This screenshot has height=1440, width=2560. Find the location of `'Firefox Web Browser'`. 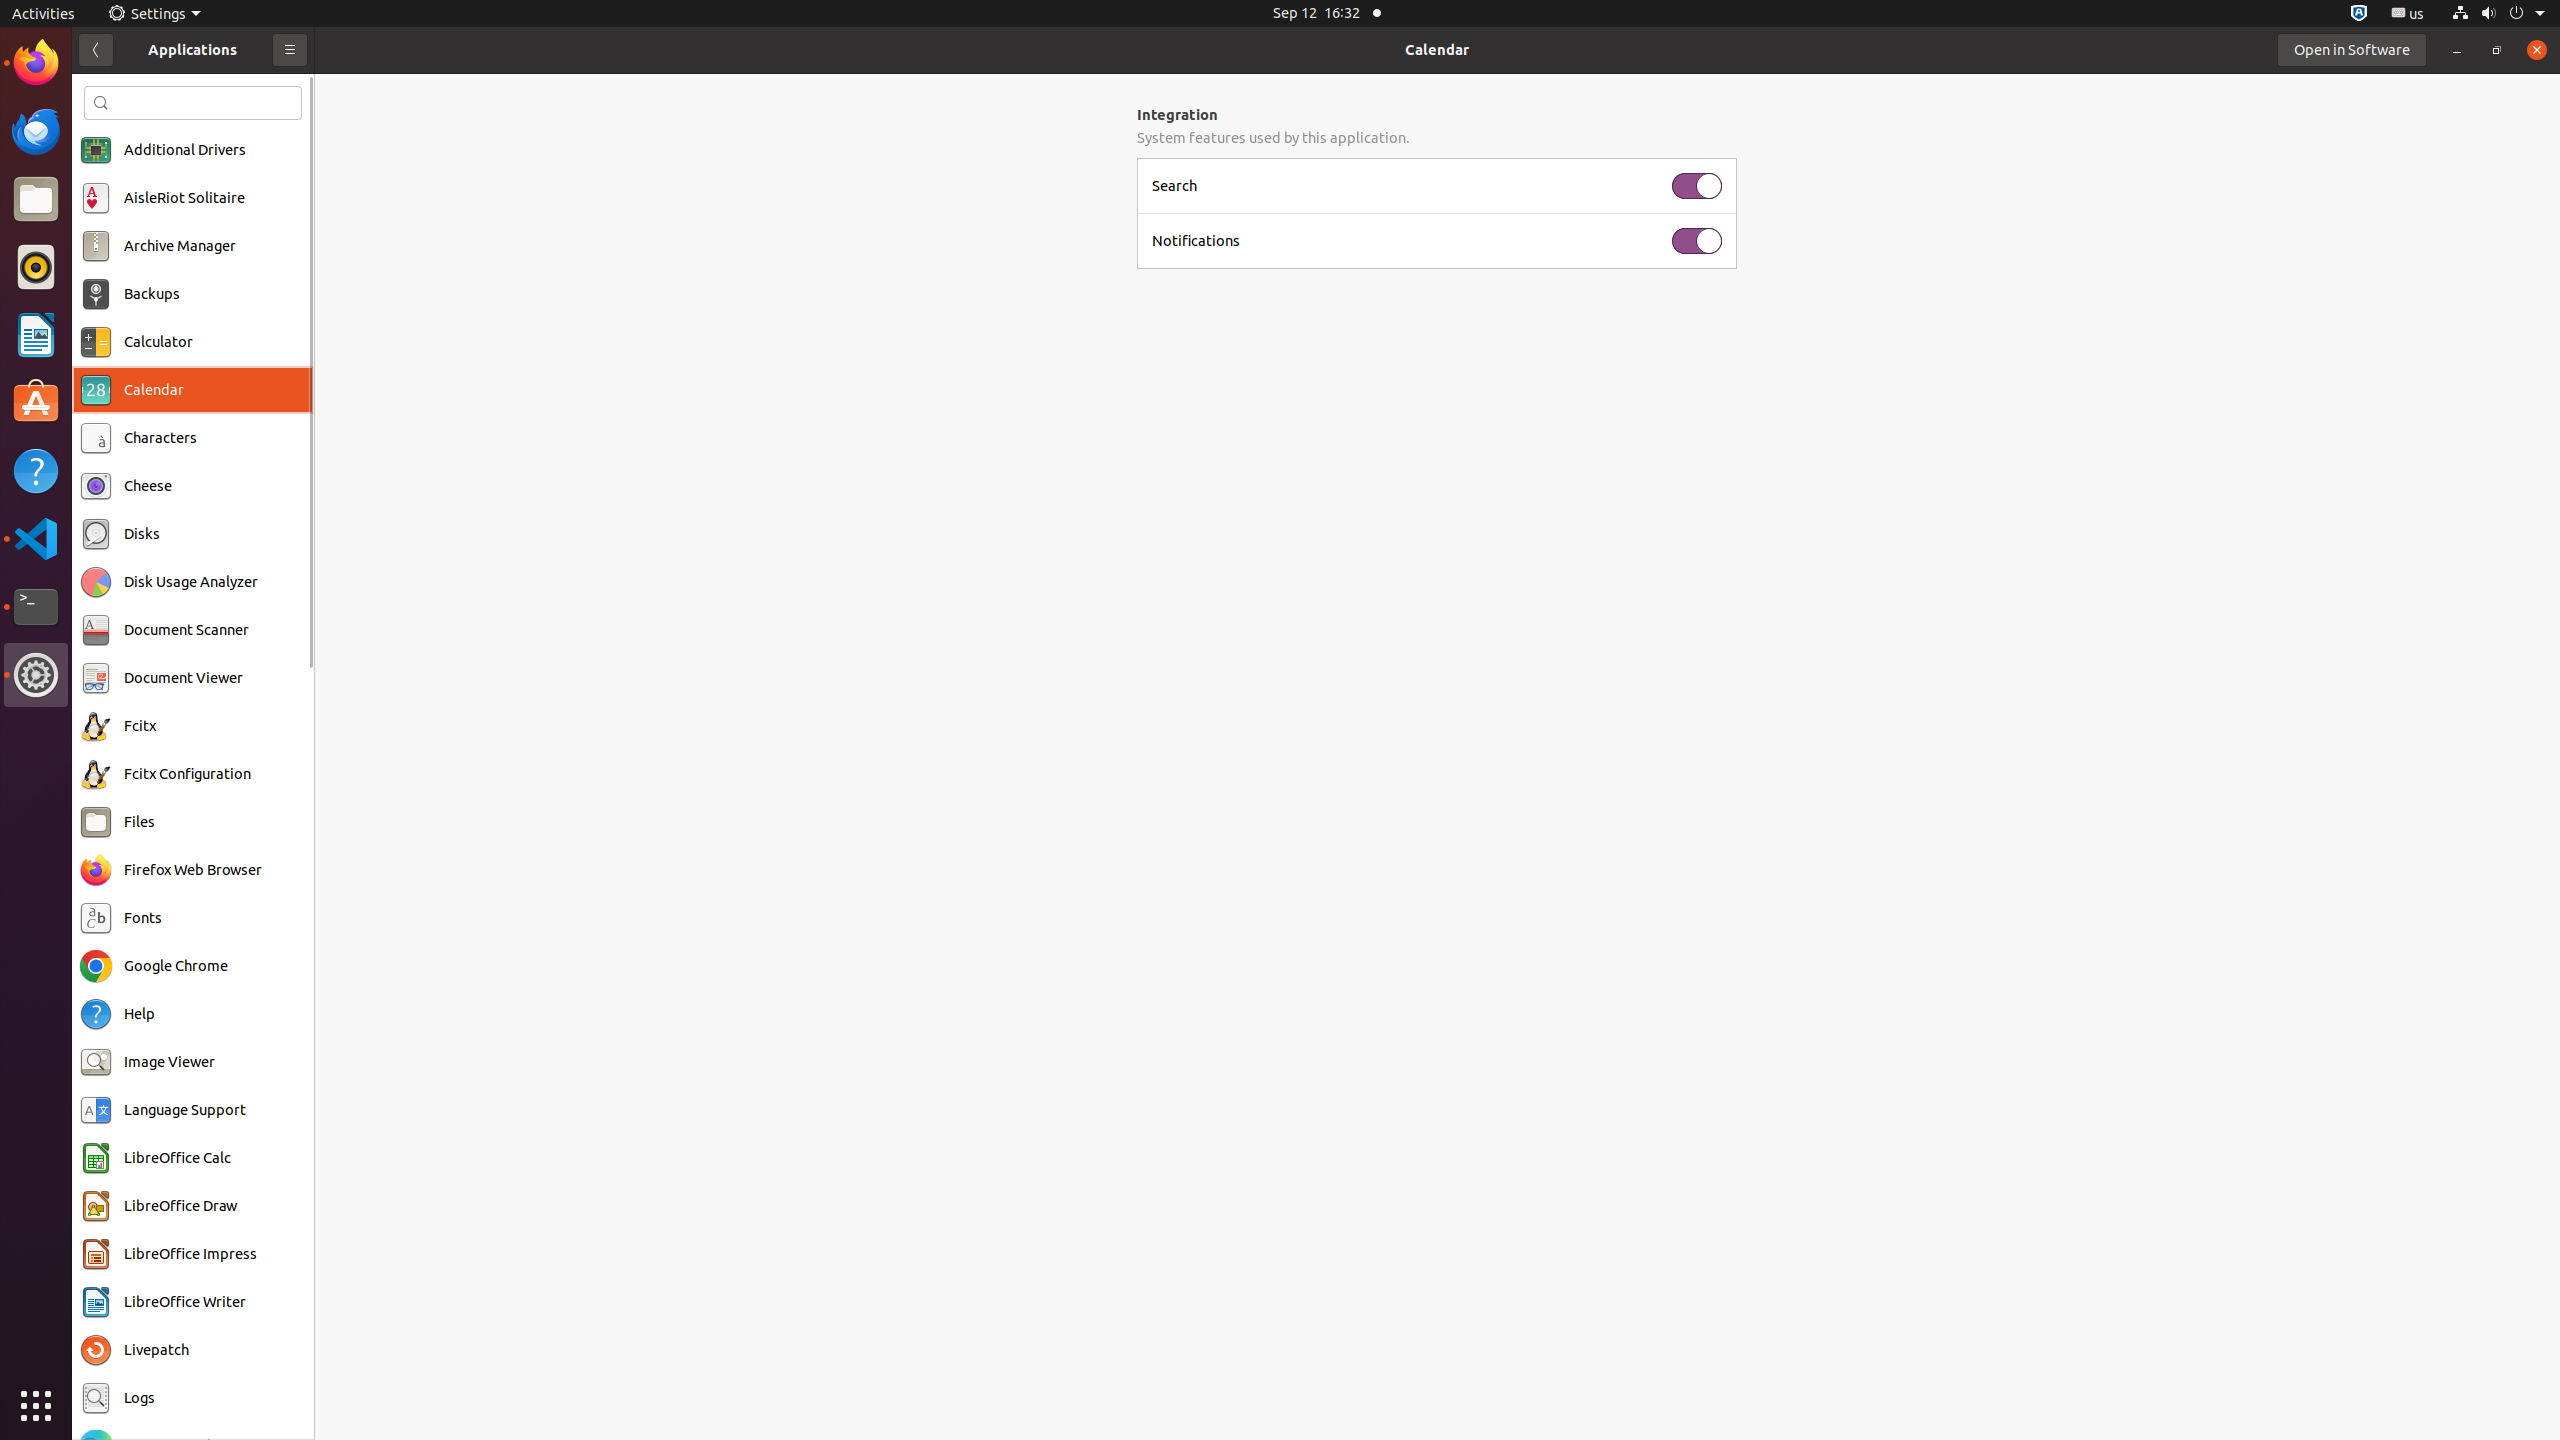

'Firefox Web Browser' is located at coordinates (192, 869).